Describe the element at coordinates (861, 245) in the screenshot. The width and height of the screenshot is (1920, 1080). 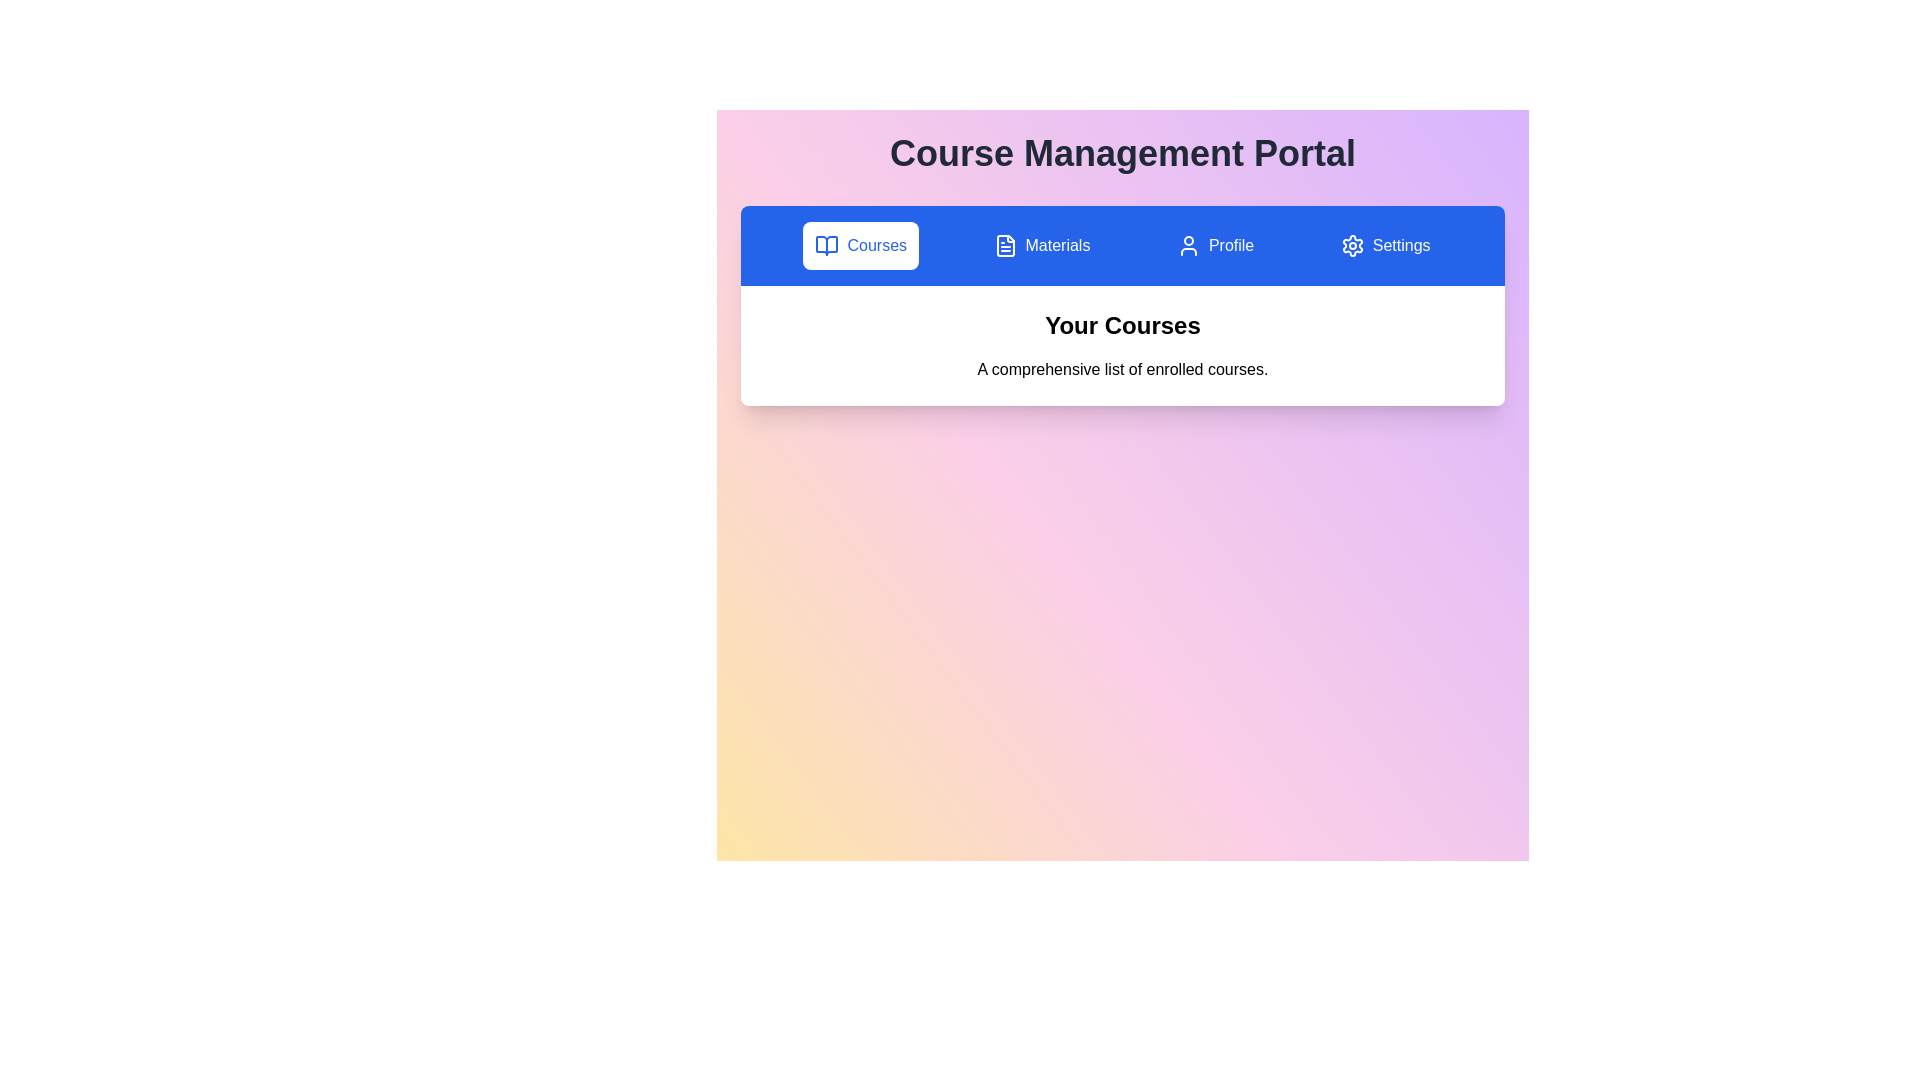
I see `the first button in the navigation bar located at the top left of the page` at that location.